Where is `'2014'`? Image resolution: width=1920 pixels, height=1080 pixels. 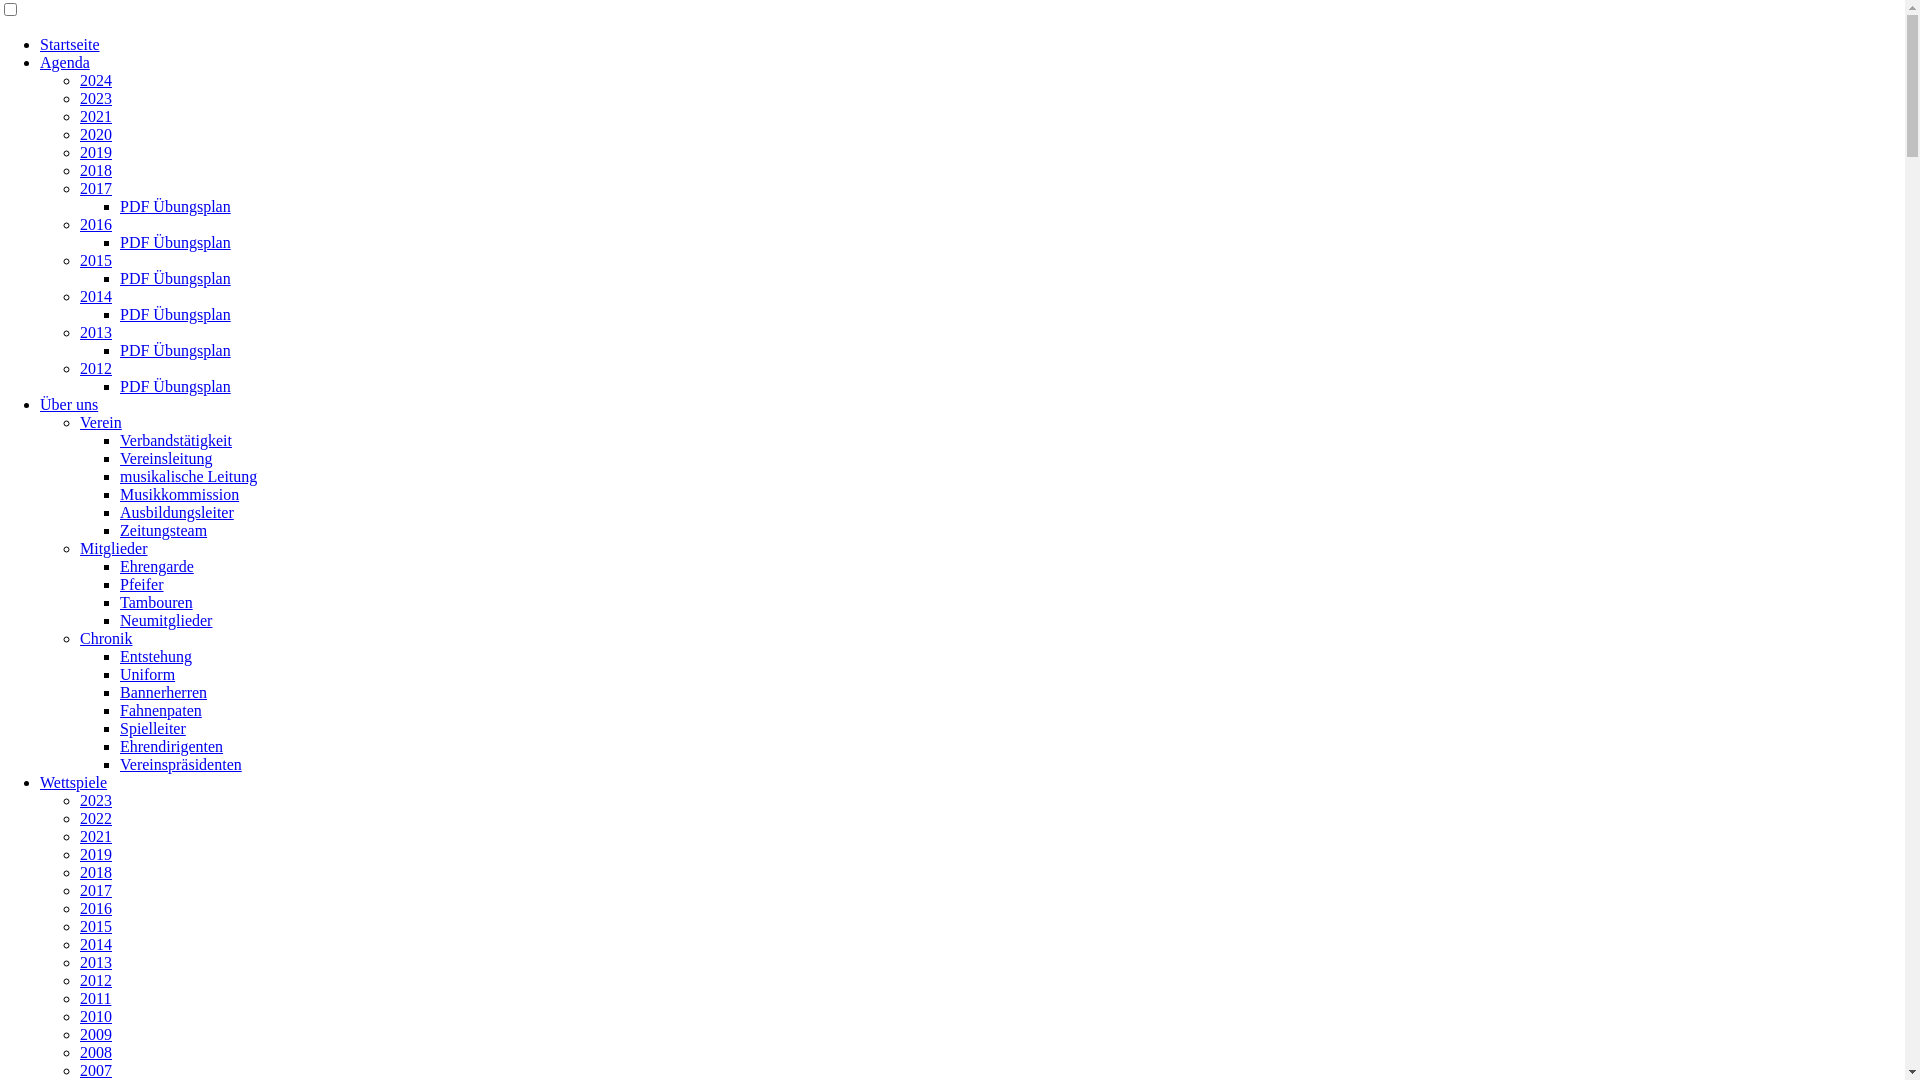
'2014' is located at coordinates (95, 944).